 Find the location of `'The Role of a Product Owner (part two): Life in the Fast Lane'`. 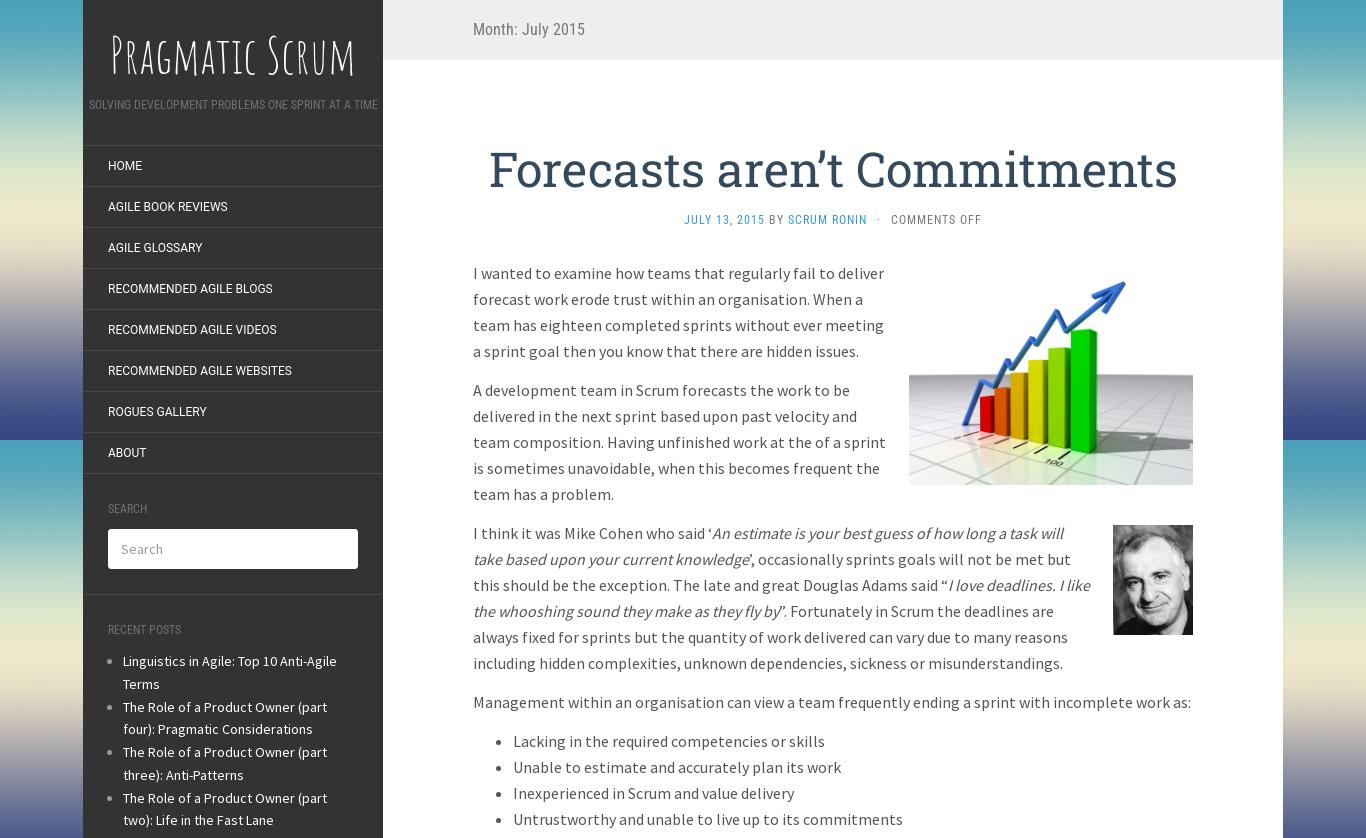

'The Role of a Product Owner (part two): Life in the Fast Lane' is located at coordinates (121, 807).